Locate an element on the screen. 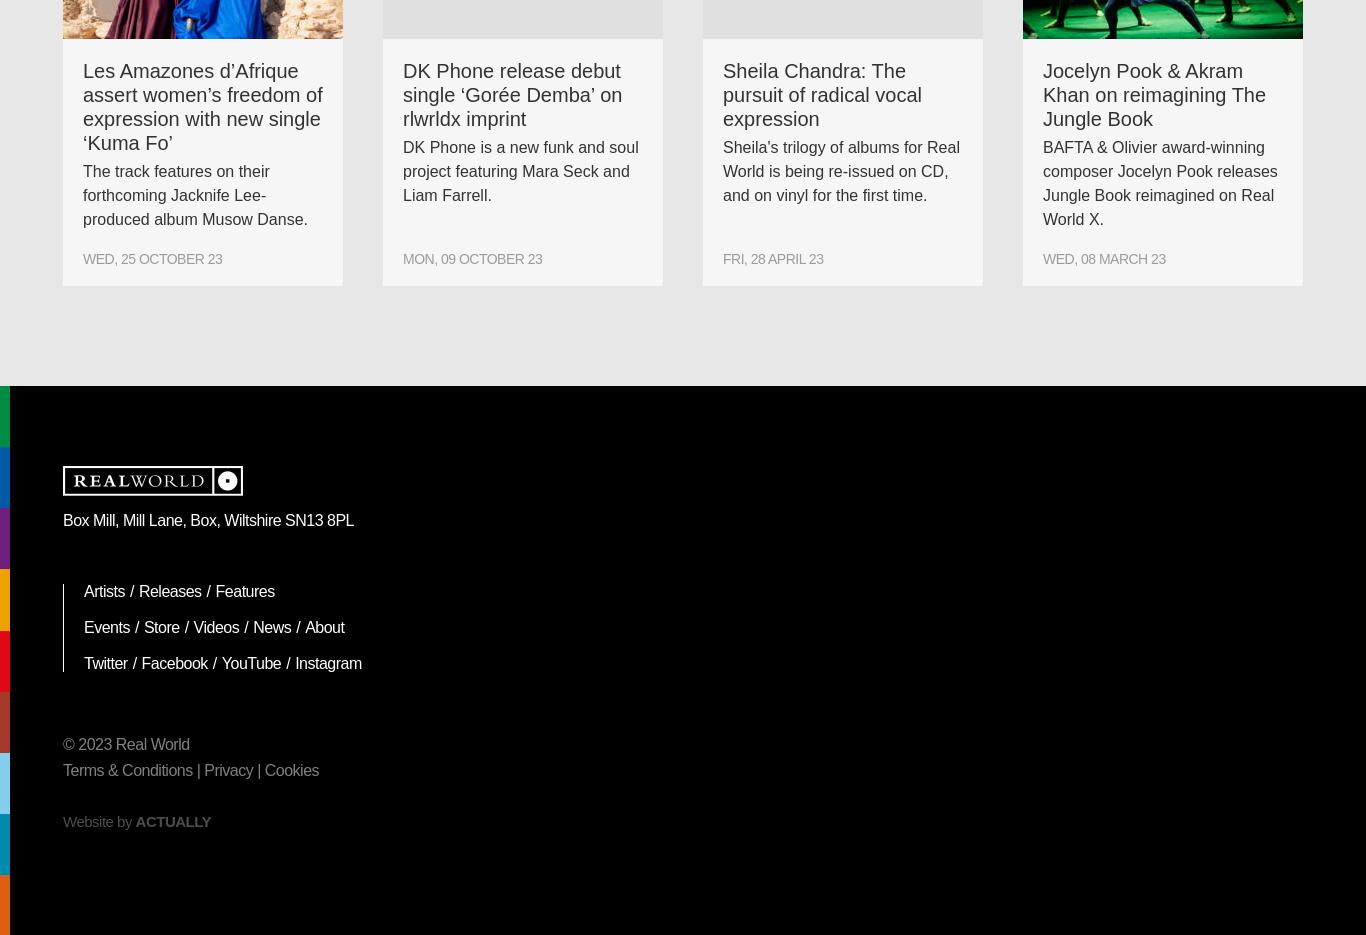 The height and width of the screenshot is (935, 1366). 'Events' is located at coordinates (106, 626).